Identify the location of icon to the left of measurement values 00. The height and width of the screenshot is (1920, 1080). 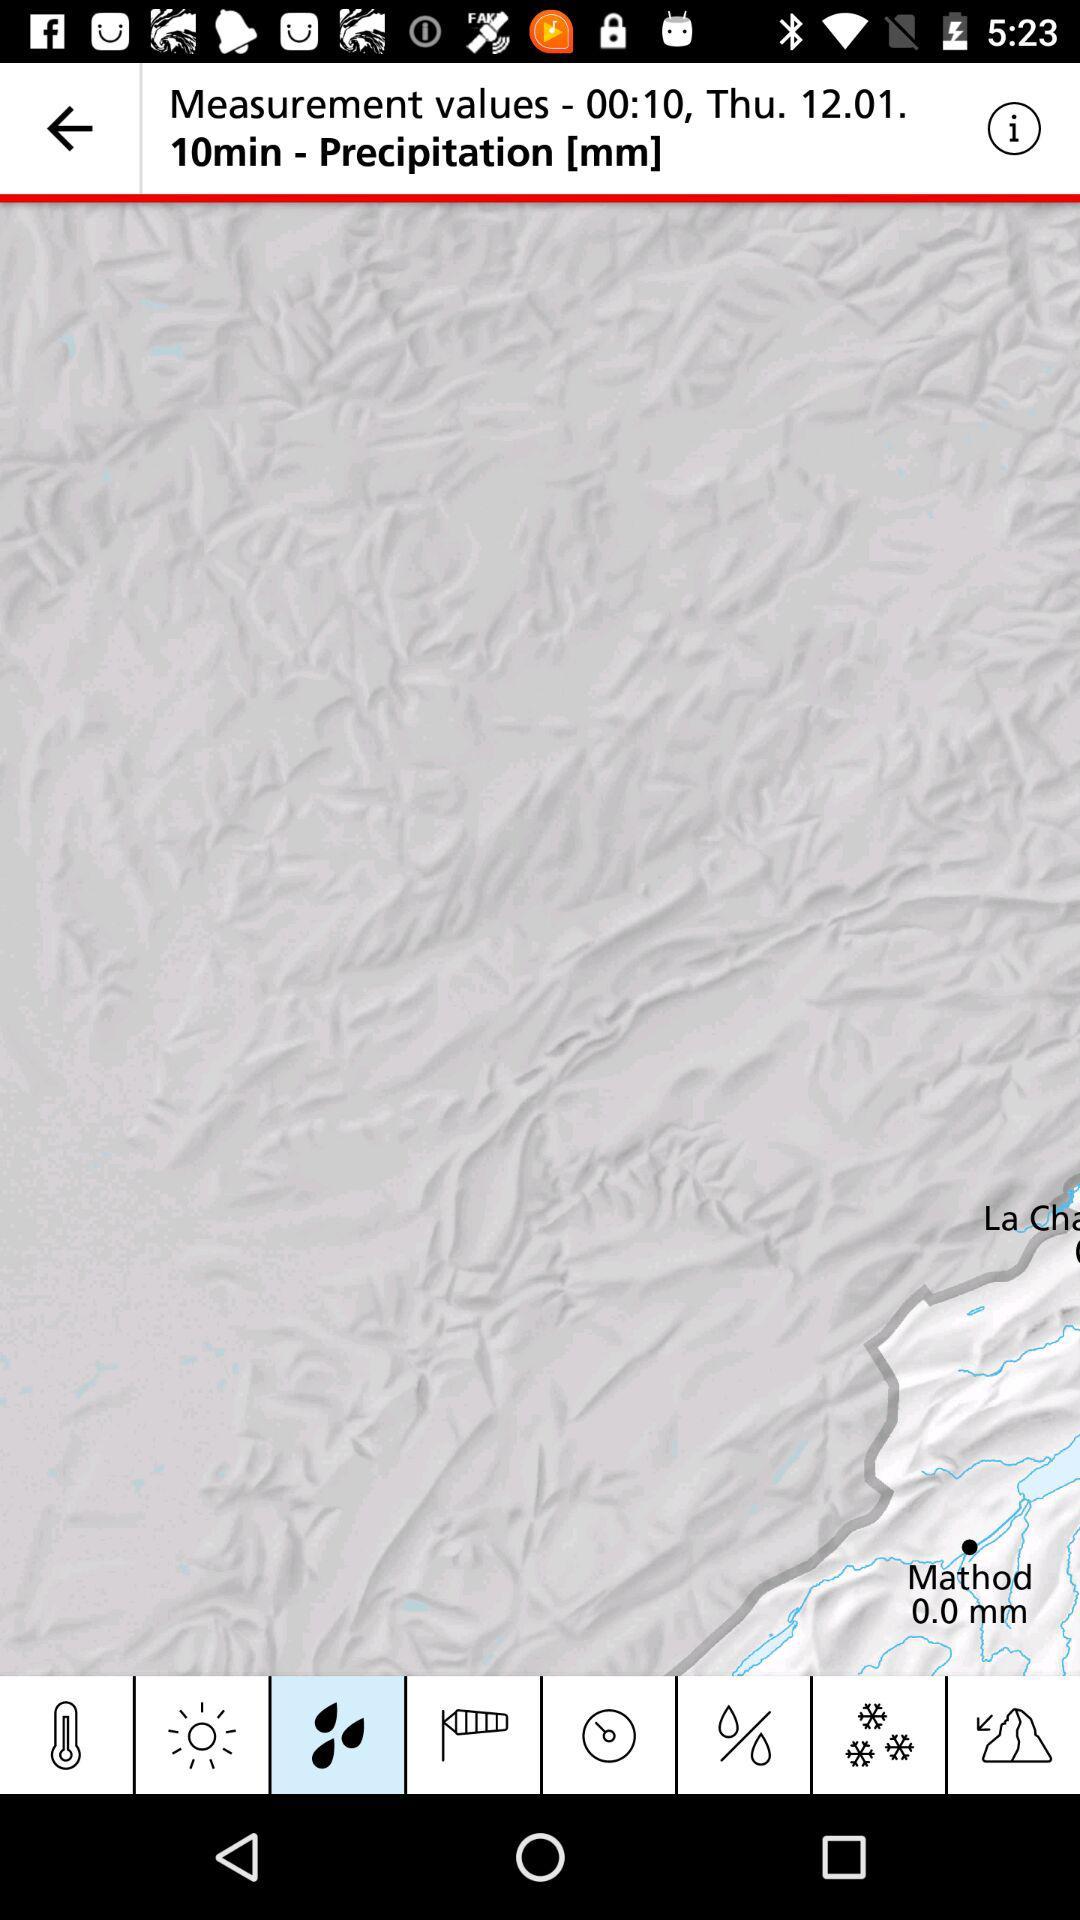
(68, 127).